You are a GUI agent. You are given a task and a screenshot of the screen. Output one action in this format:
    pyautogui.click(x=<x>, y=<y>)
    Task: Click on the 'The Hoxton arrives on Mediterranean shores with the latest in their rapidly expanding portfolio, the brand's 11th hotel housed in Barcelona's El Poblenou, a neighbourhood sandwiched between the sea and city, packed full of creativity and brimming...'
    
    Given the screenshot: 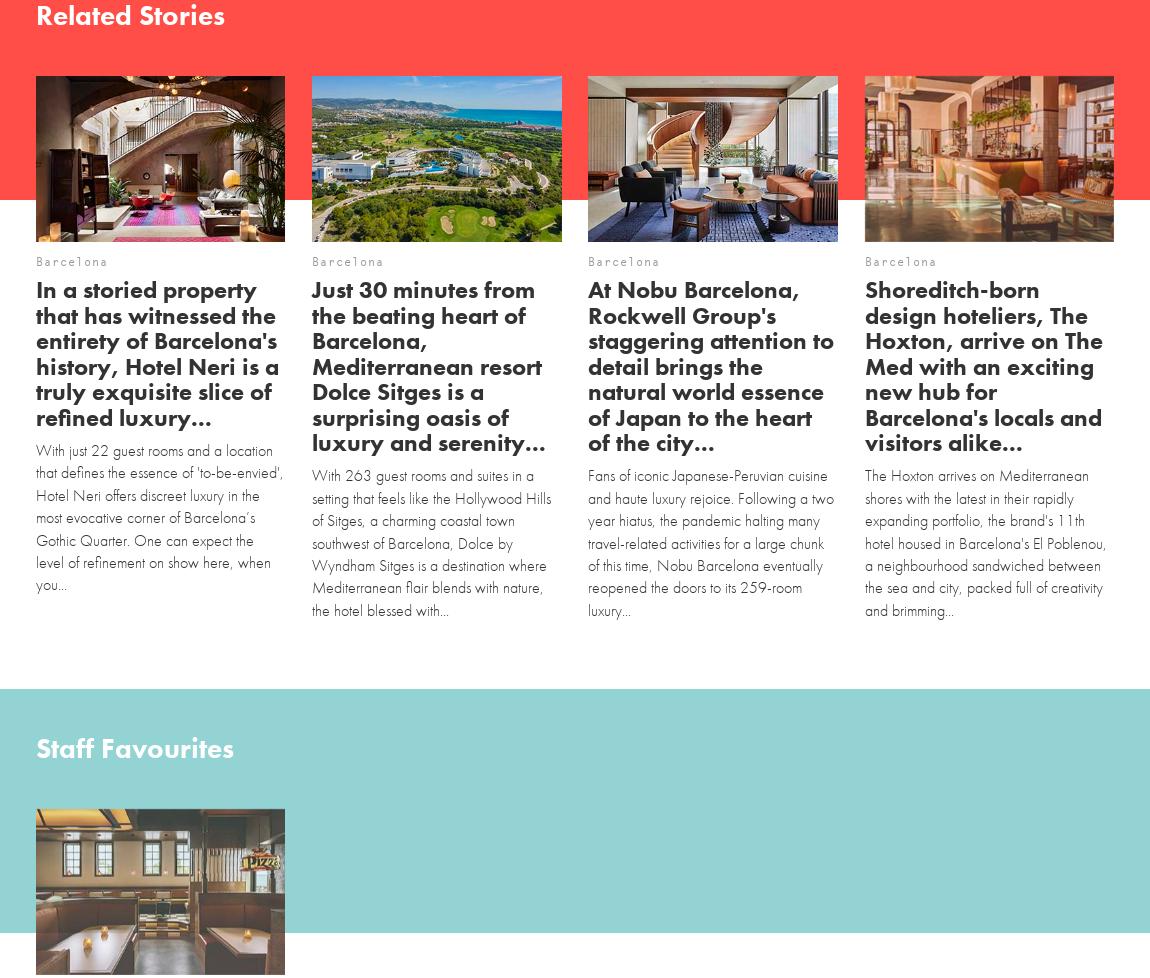 What is the action you would take?
    pyautogui.click(x=984, y=542)
    